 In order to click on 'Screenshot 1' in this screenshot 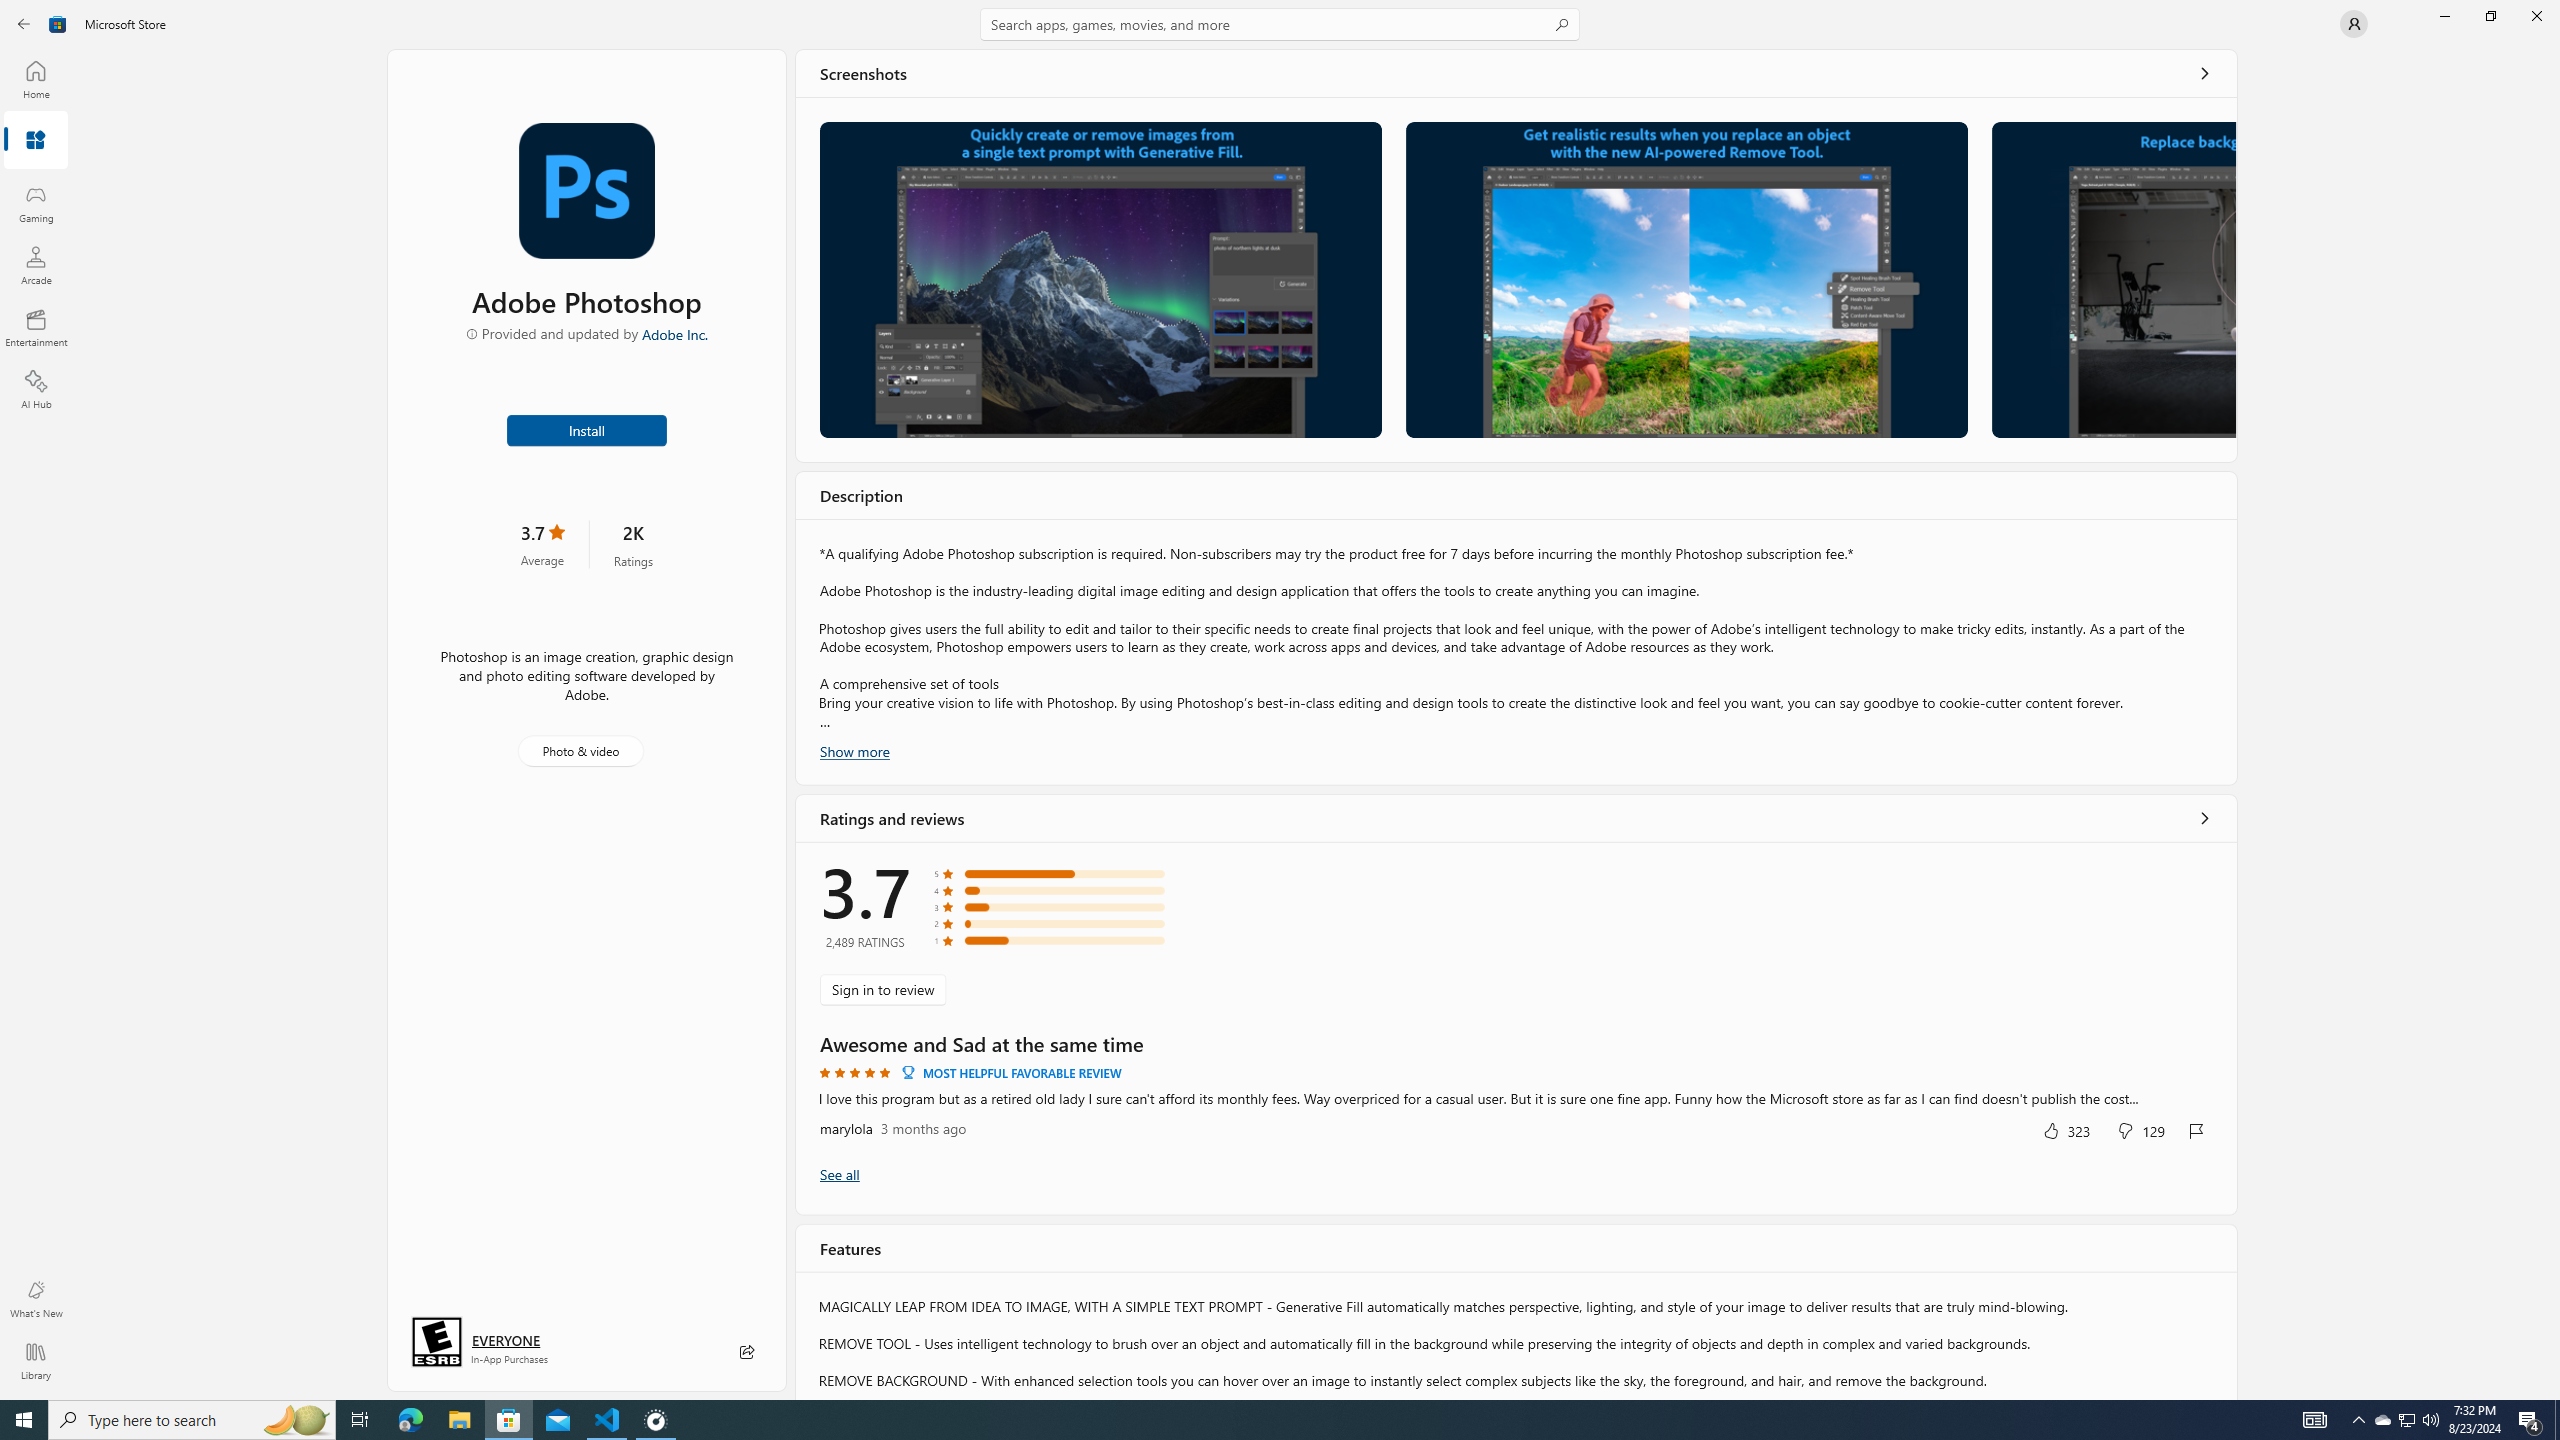, I will do `click(1100, 279)`.